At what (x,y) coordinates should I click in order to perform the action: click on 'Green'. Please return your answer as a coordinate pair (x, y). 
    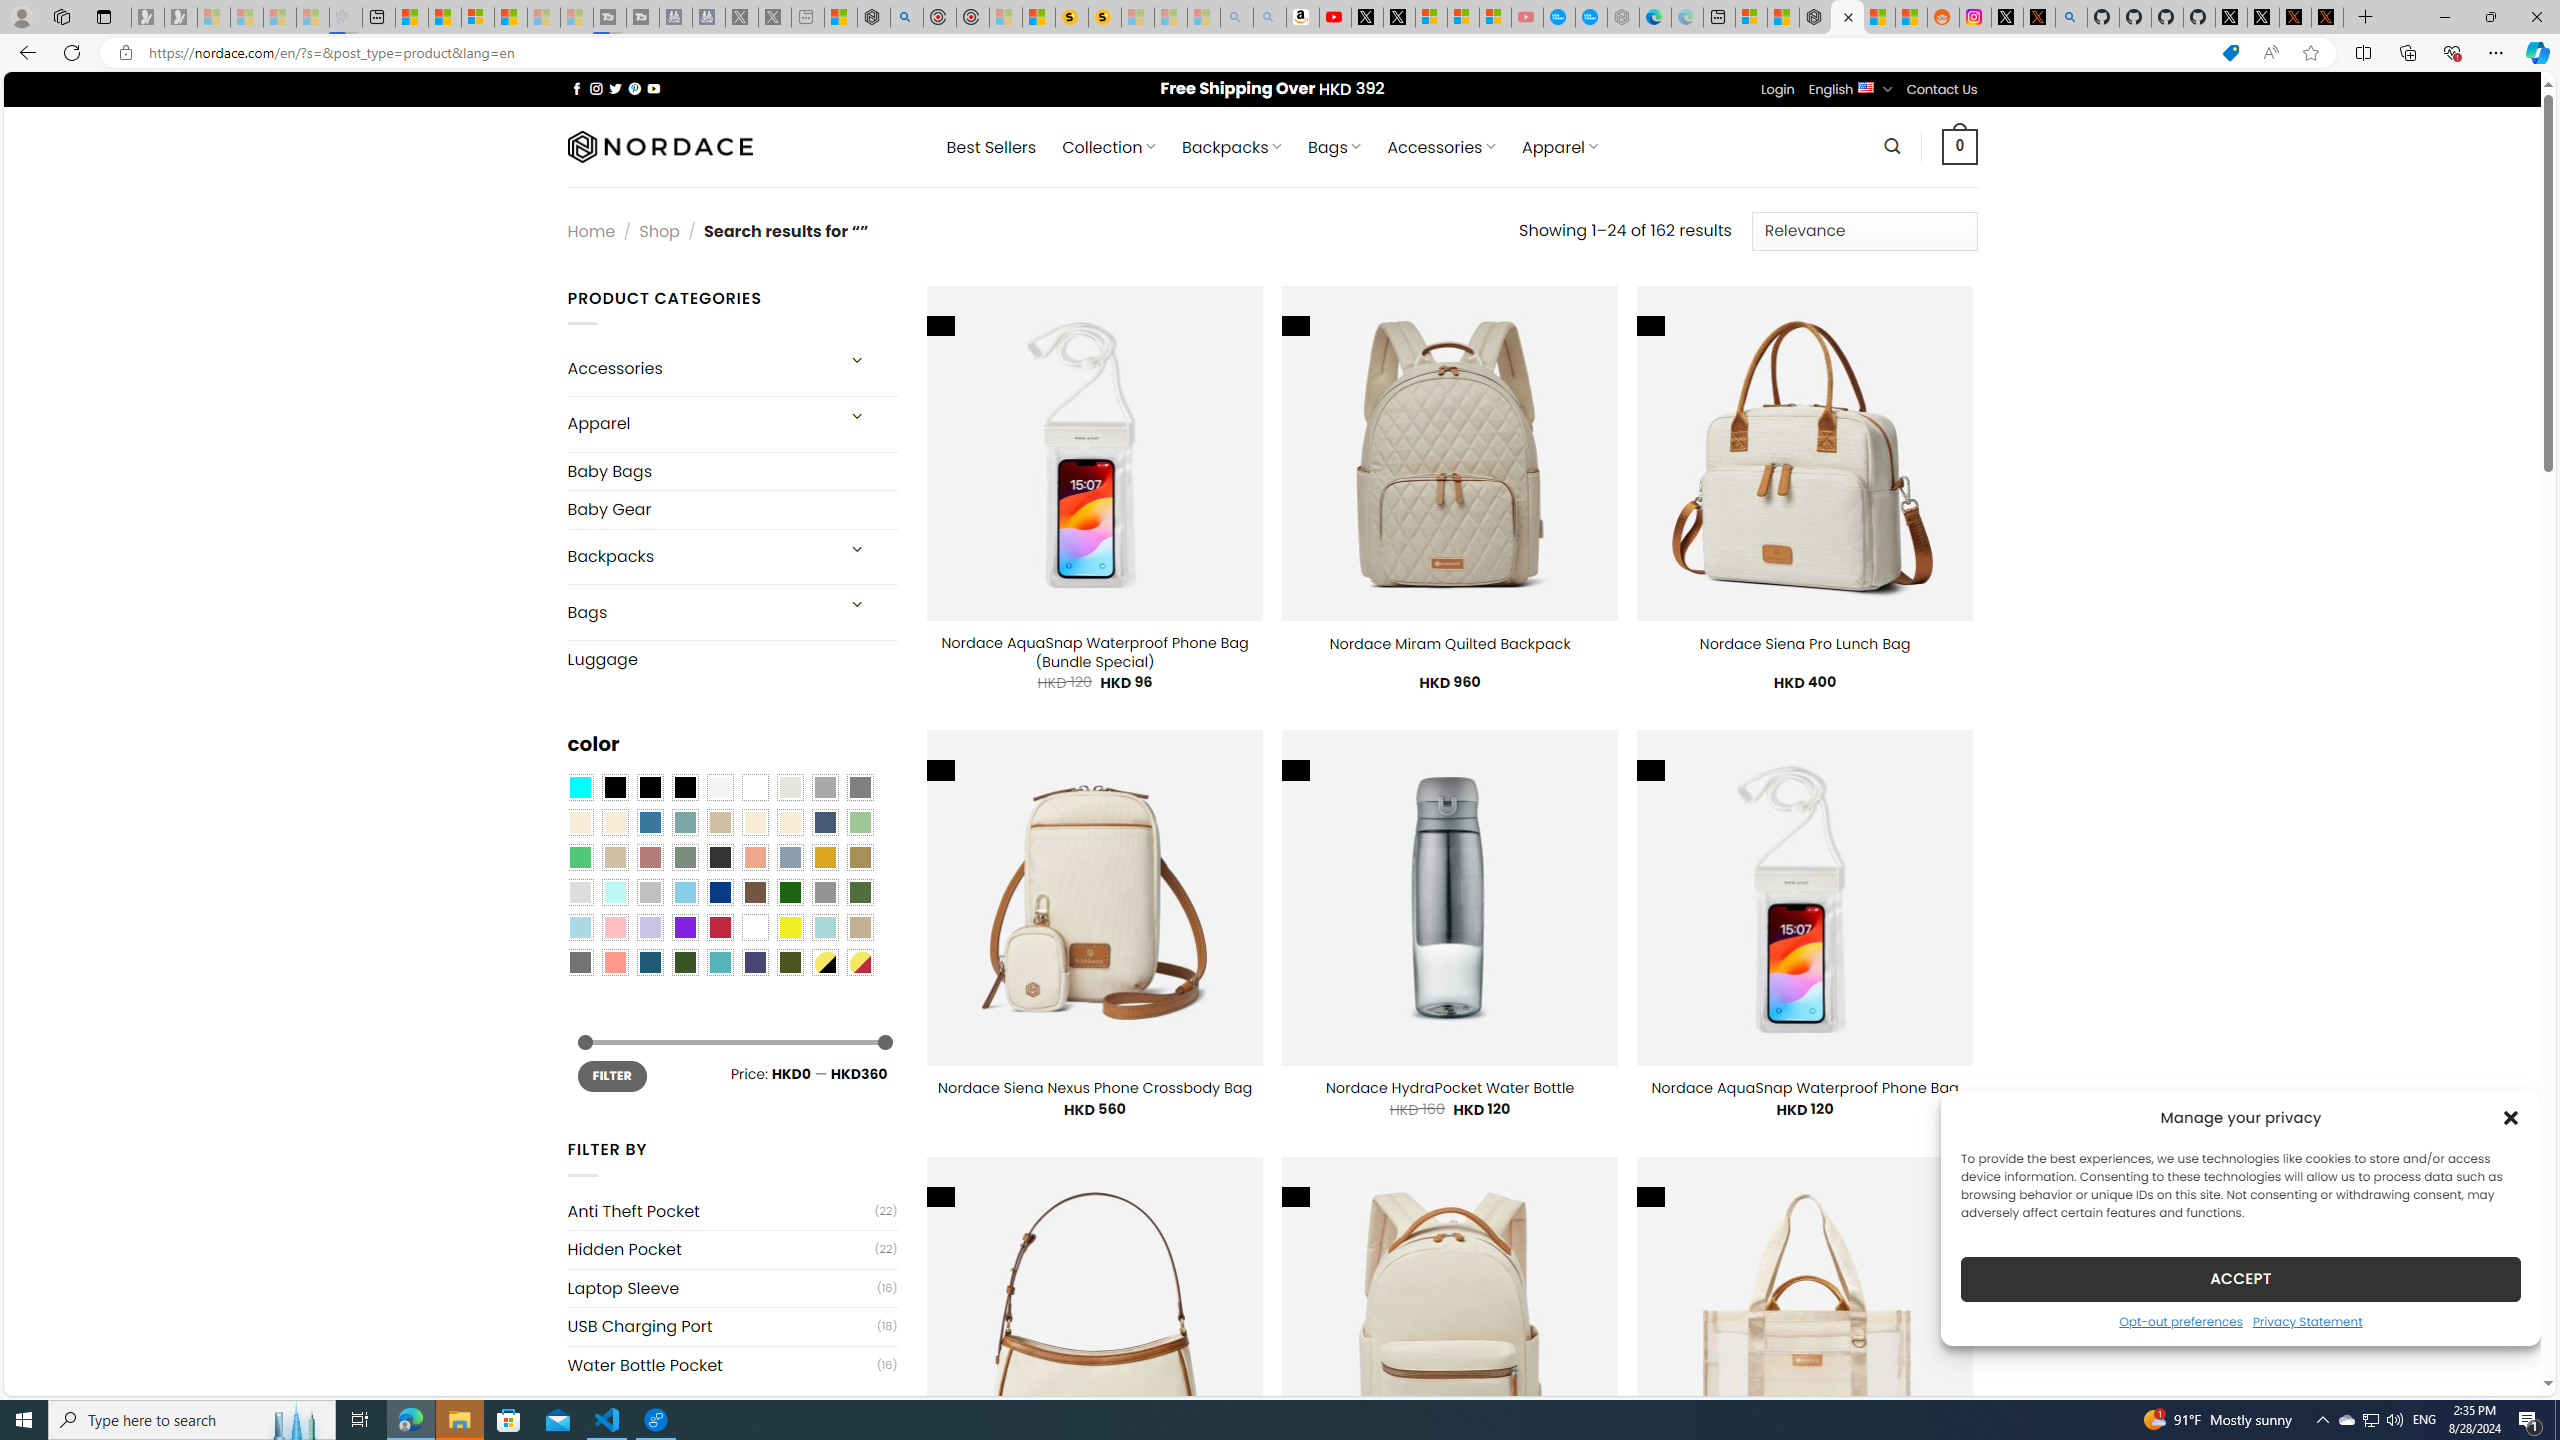
    Looking at the image, I should click on (860, 892).